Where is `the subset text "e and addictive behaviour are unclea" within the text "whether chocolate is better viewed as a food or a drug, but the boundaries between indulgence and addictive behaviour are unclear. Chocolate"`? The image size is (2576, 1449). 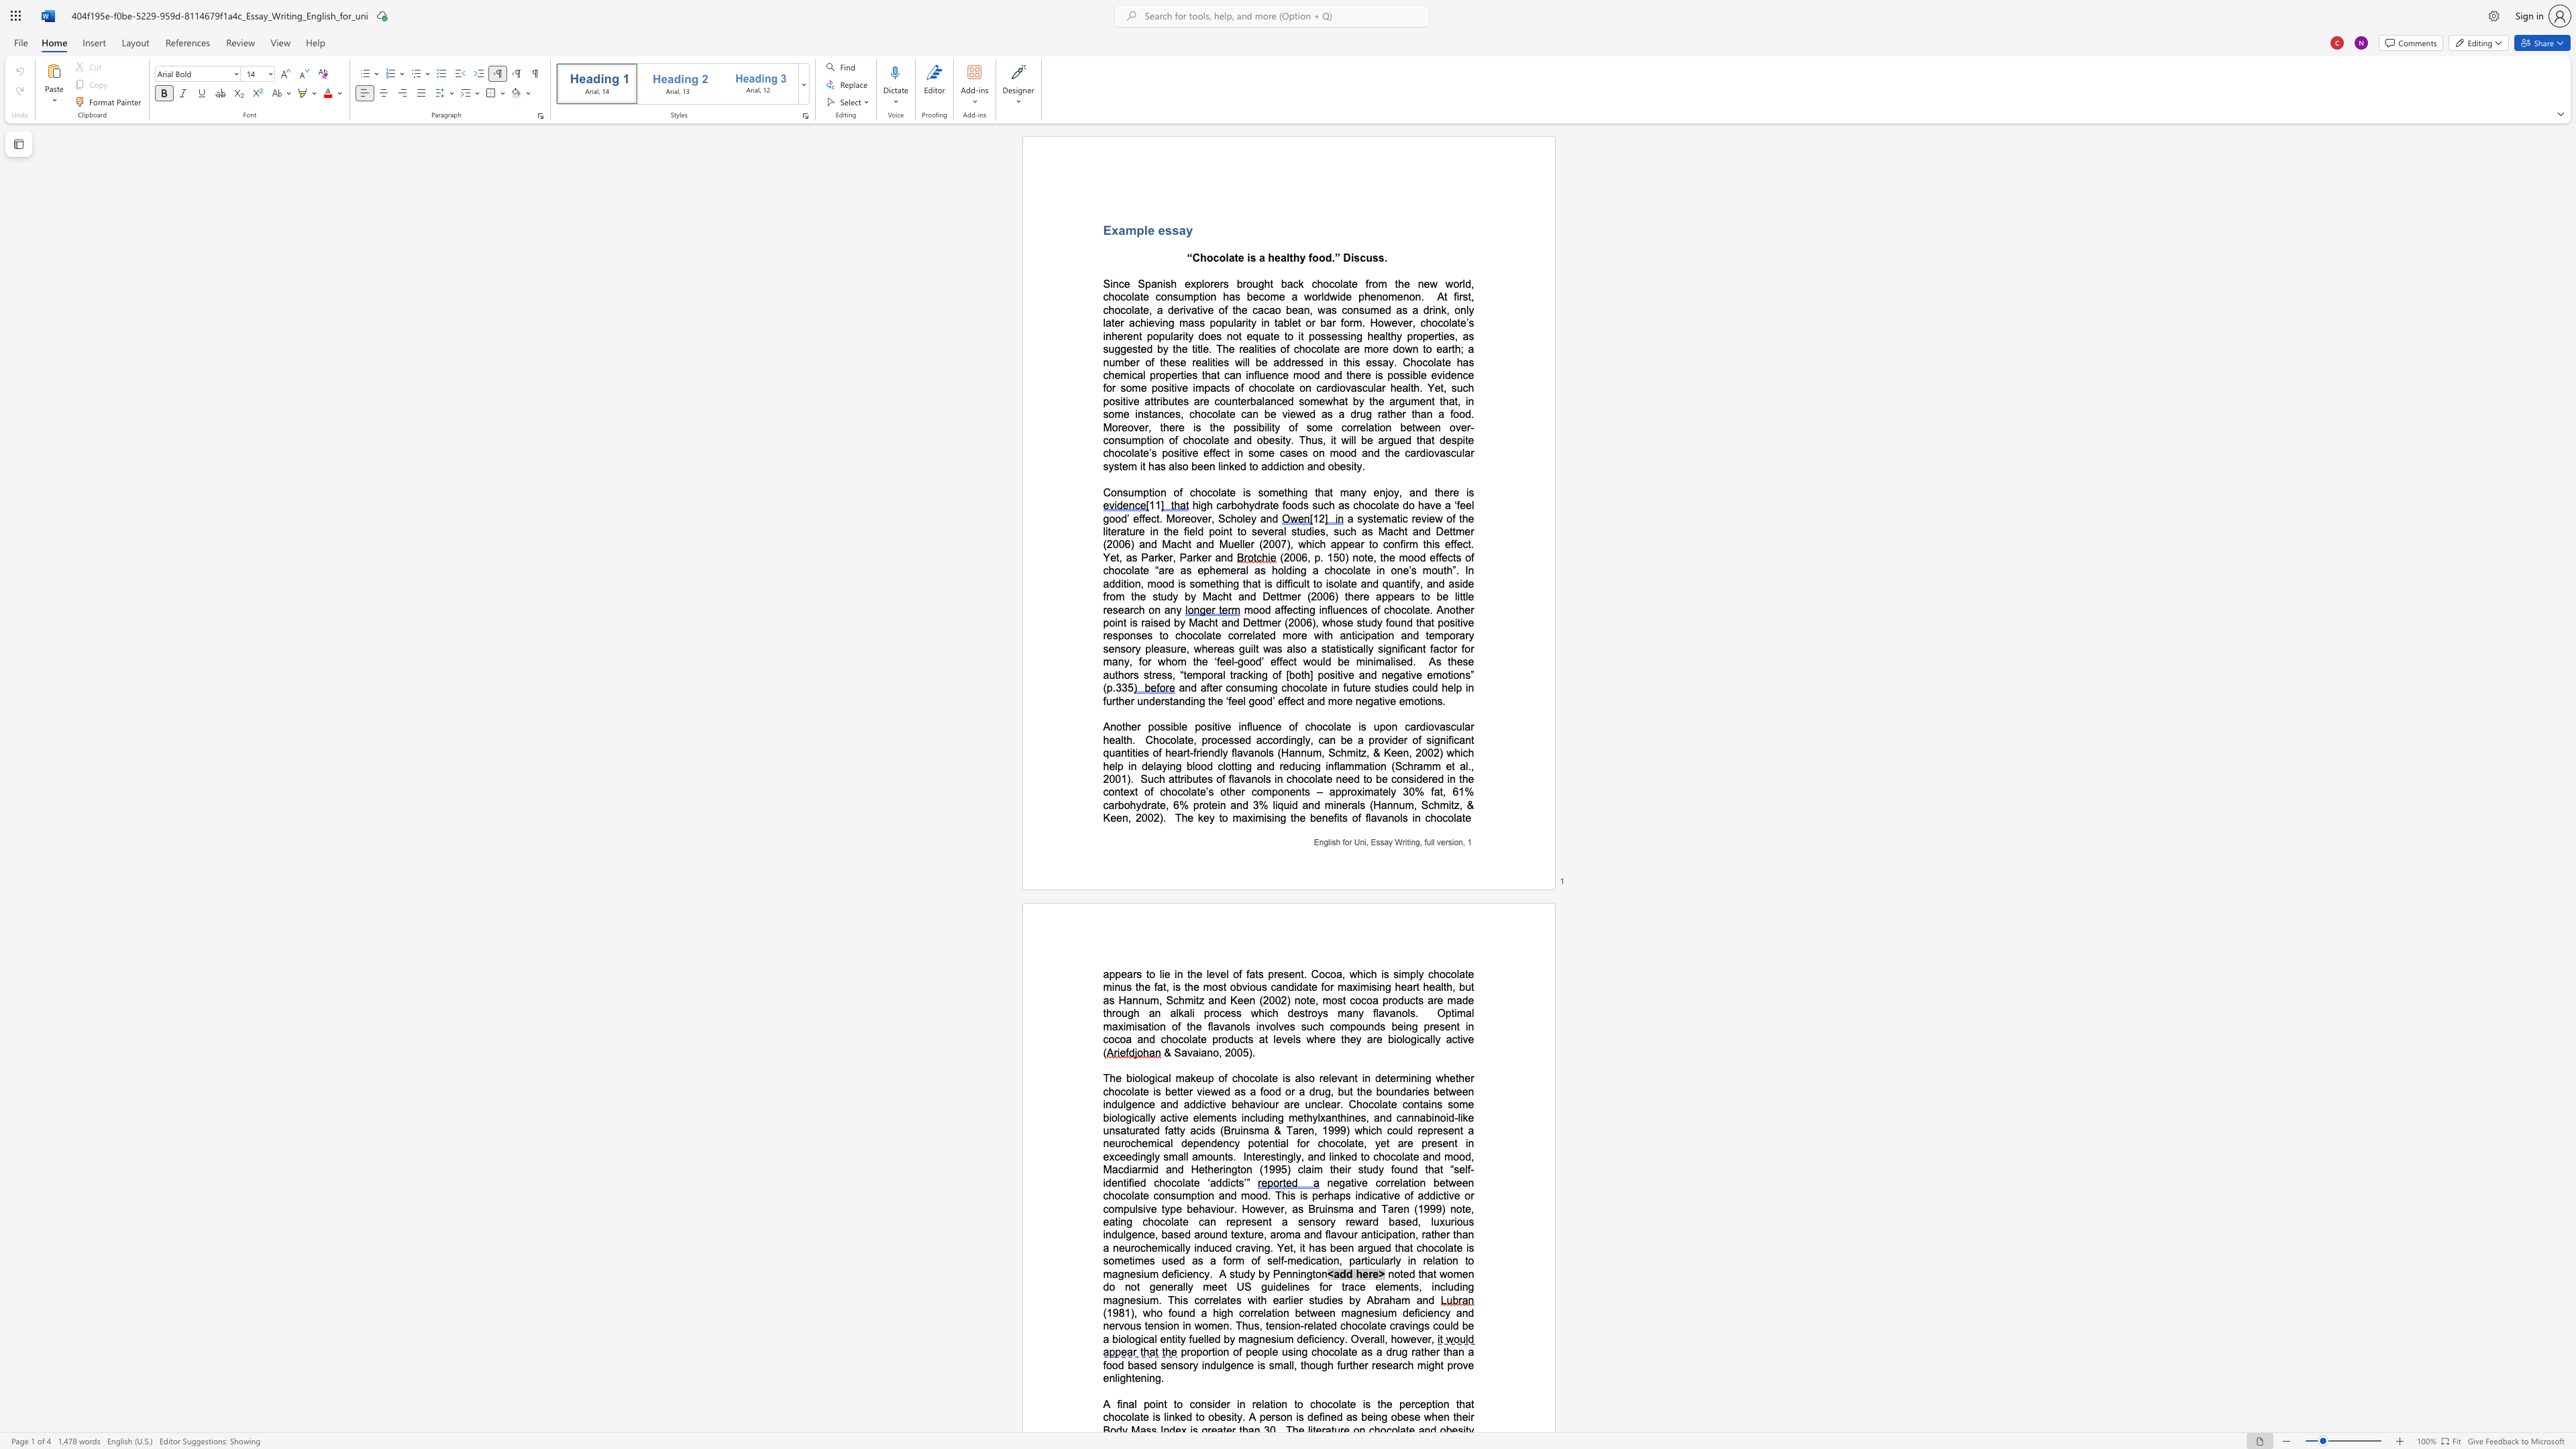 the subset text "e and addictive behaviour are unclea" within the text "whether chocolate is better viewed as a food or a drug, but the boundaries between indulgence and addictive behaviour are unclear. Chocolate" is located at coordinates (1148, 1103).